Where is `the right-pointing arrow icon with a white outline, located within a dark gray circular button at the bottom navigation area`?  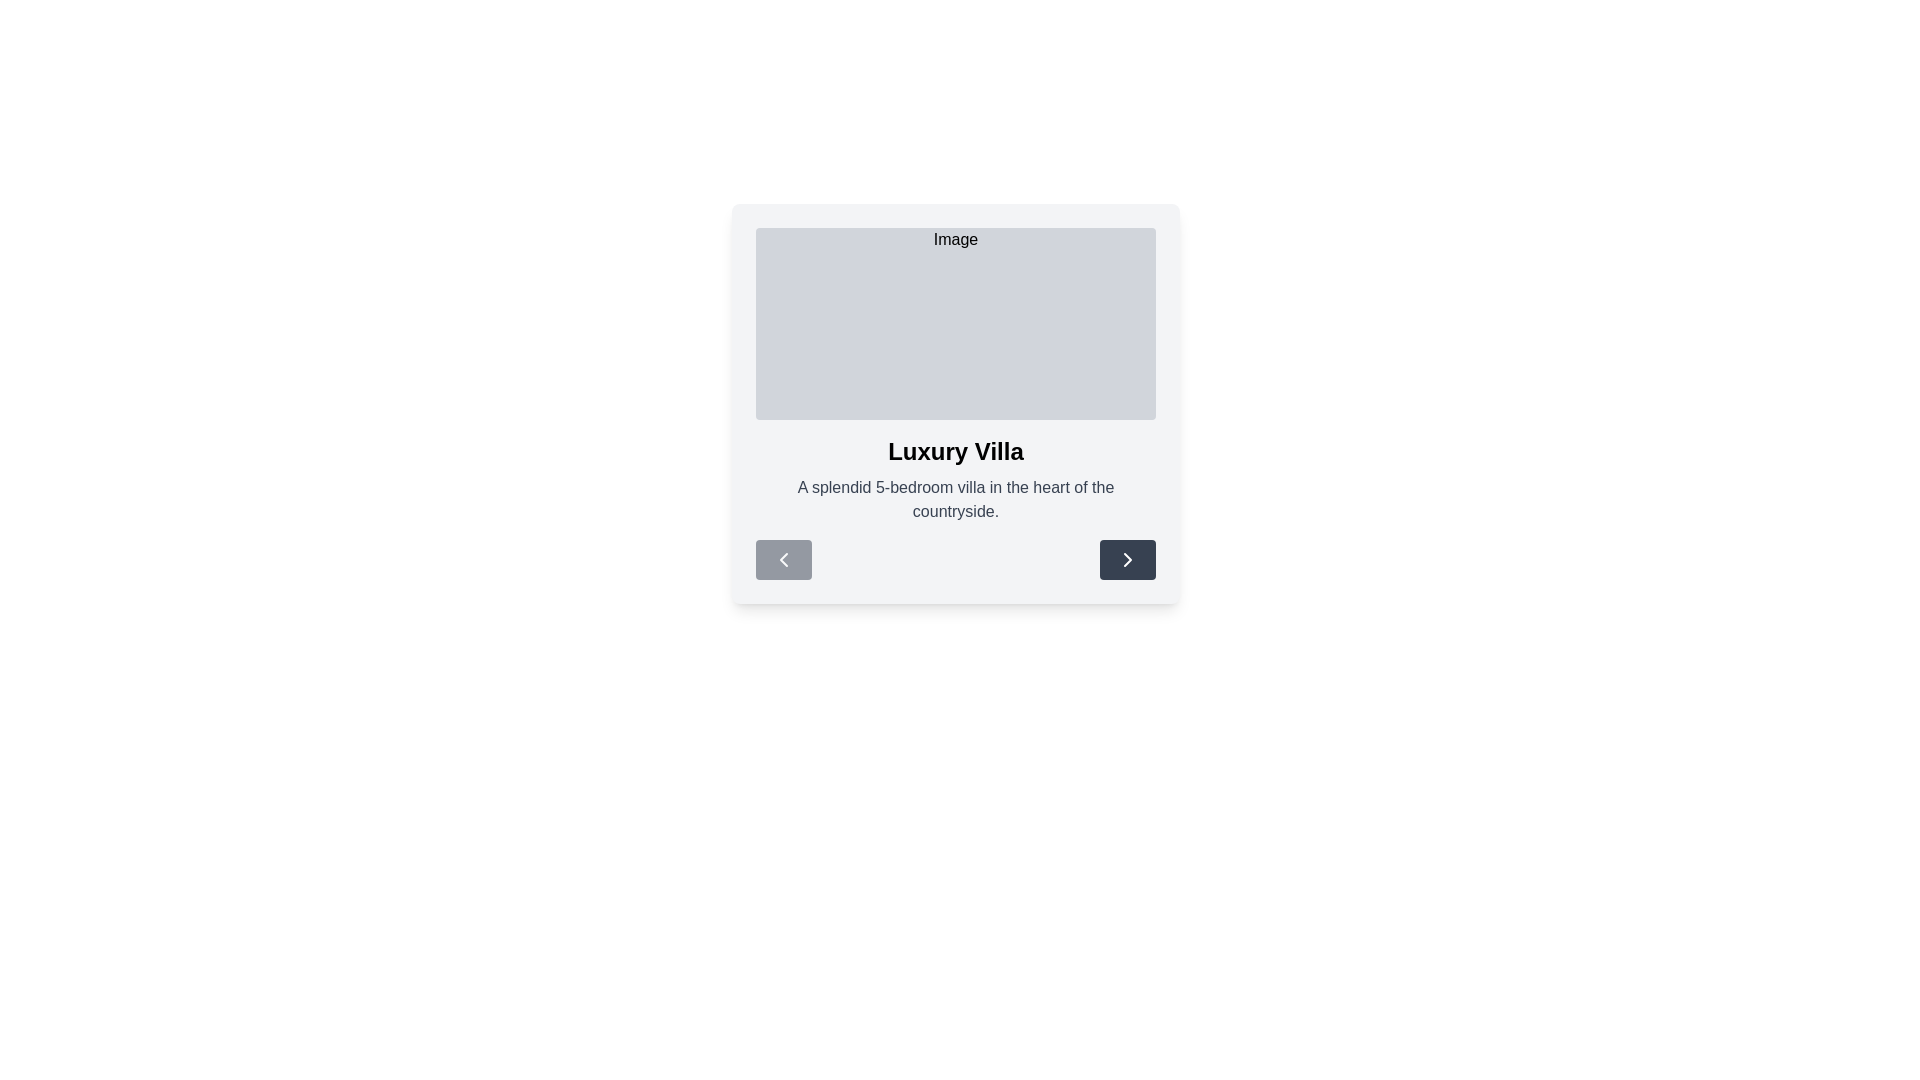 the right-pointing arrow icon with a white outline, located within a dark gray circular button at the bottom navigation area is located at coordinates (1128, 559).